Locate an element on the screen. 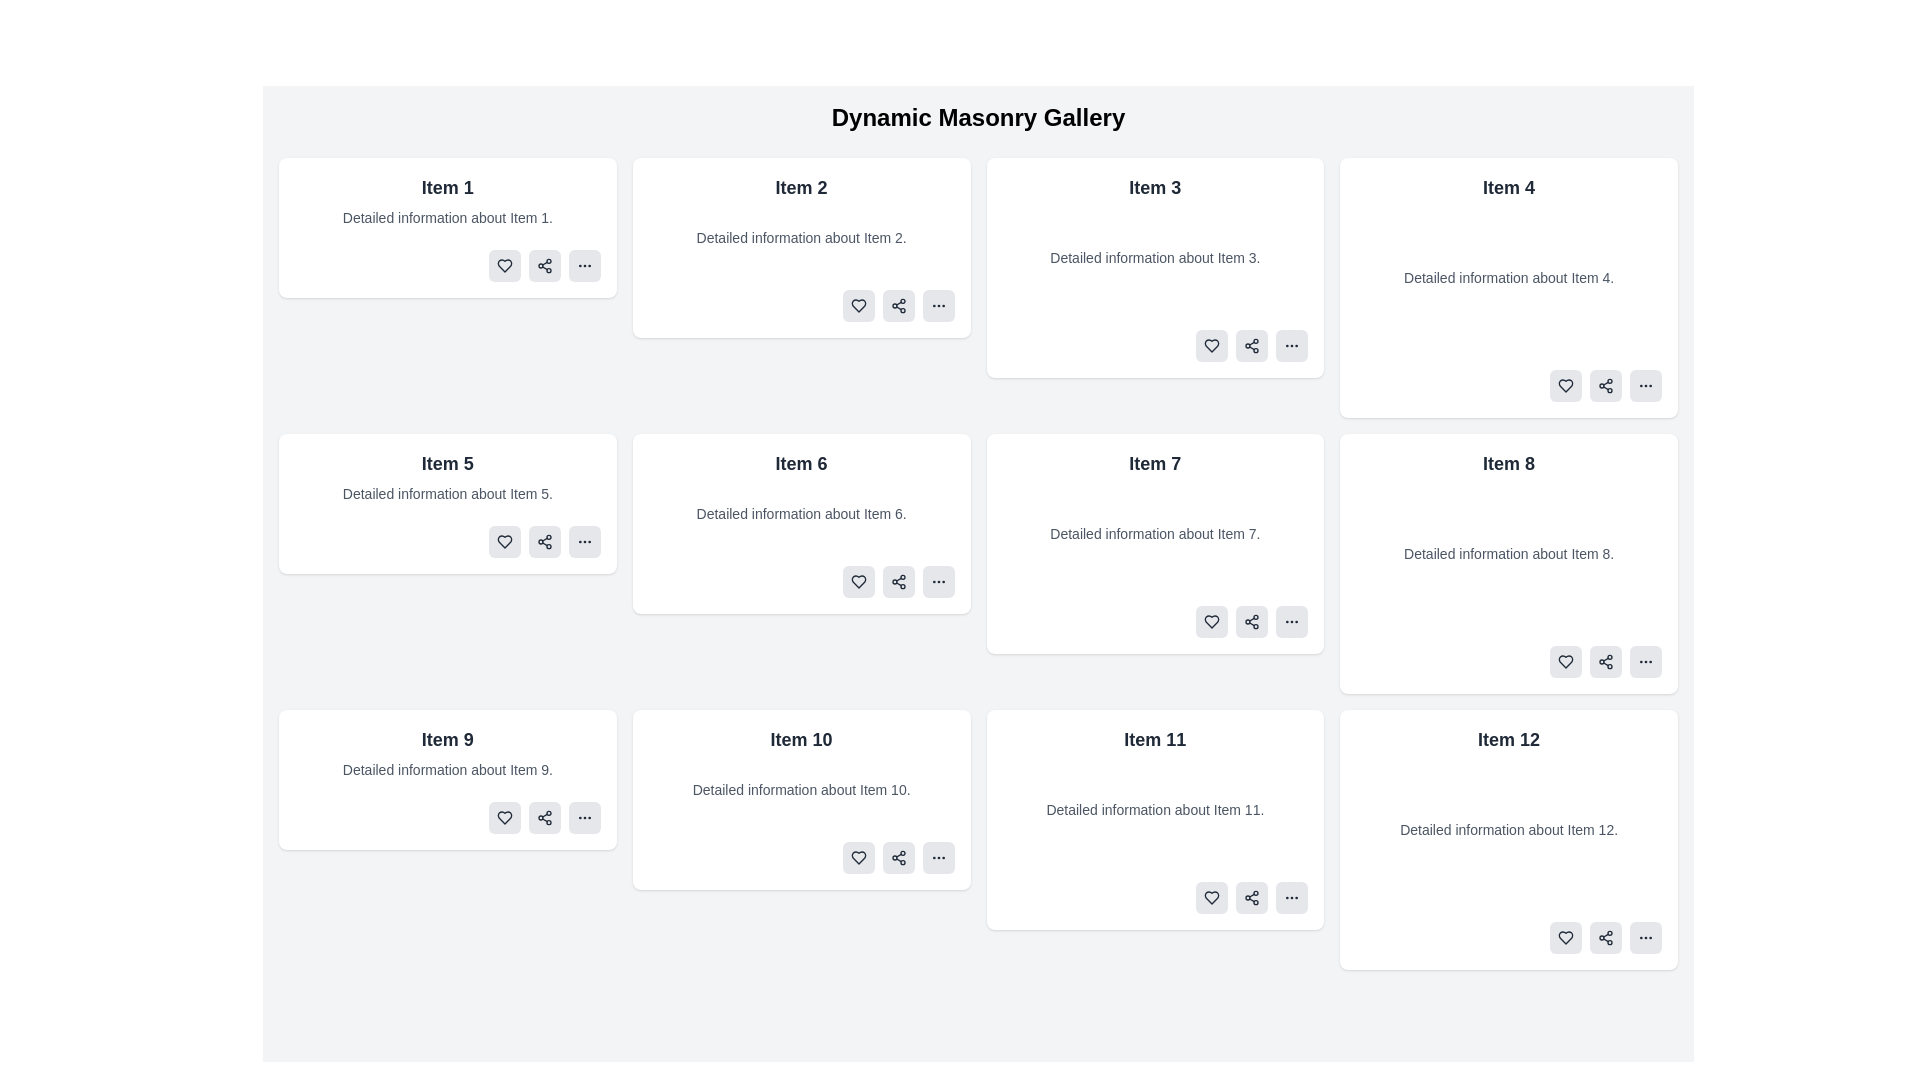  the heart icon in the bottom-left corner of the 'Item 11' card is located at coordinates (1211, 897).